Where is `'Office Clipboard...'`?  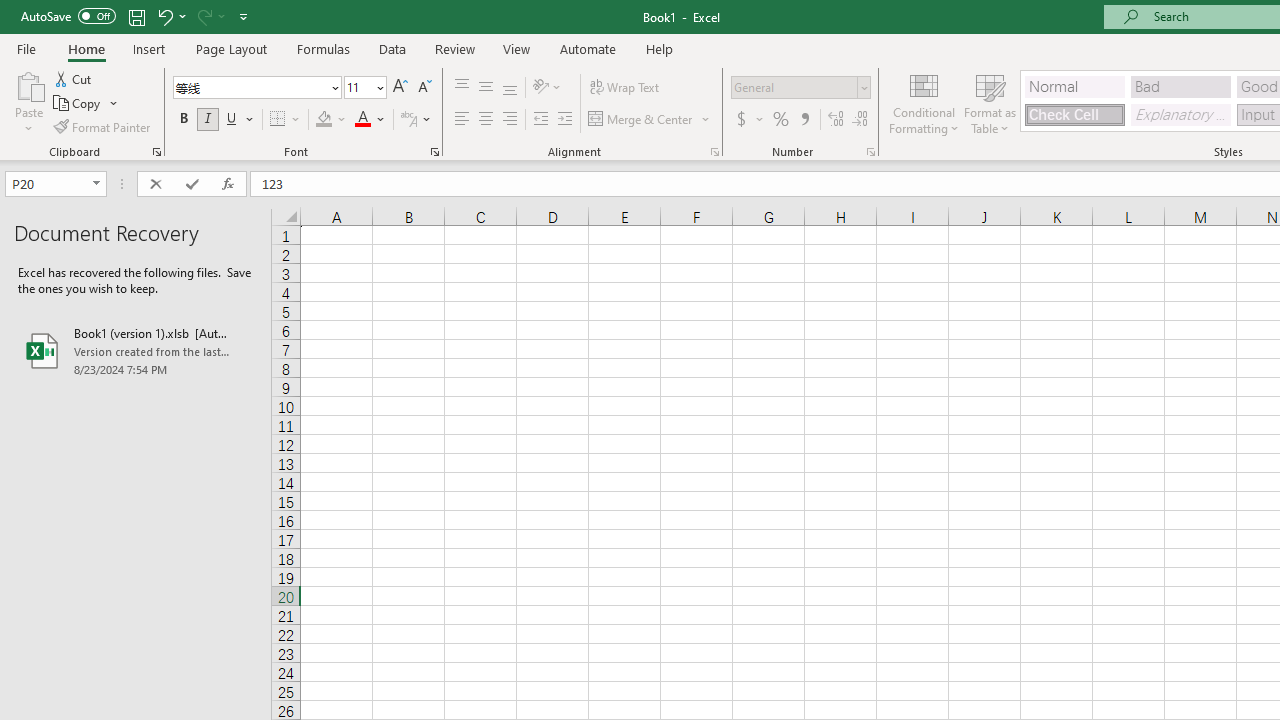
'Office Clipboard...' is located at coordinates (155, 150).